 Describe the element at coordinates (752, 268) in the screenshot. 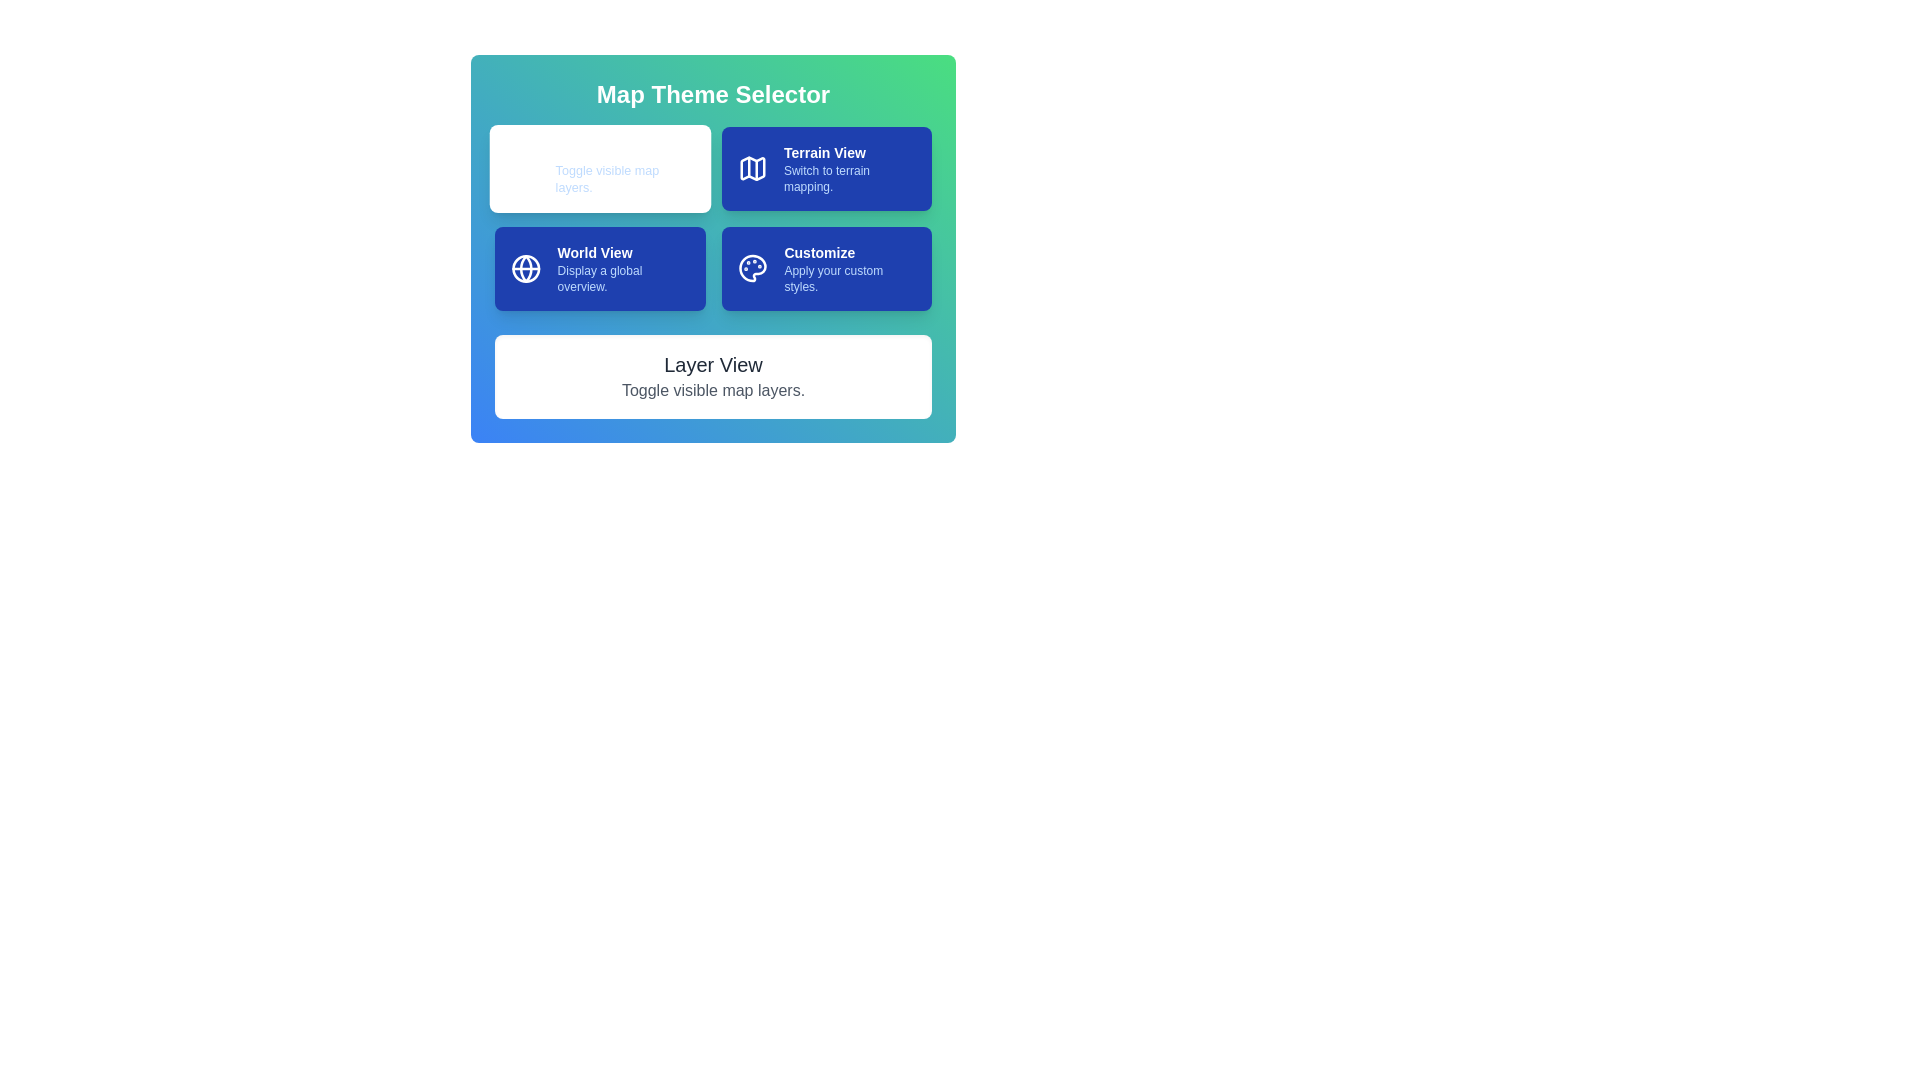

I see `the Item Icon representing 'customization' located on the right side of the 'Customize' button in the highlighted panel` at that location.